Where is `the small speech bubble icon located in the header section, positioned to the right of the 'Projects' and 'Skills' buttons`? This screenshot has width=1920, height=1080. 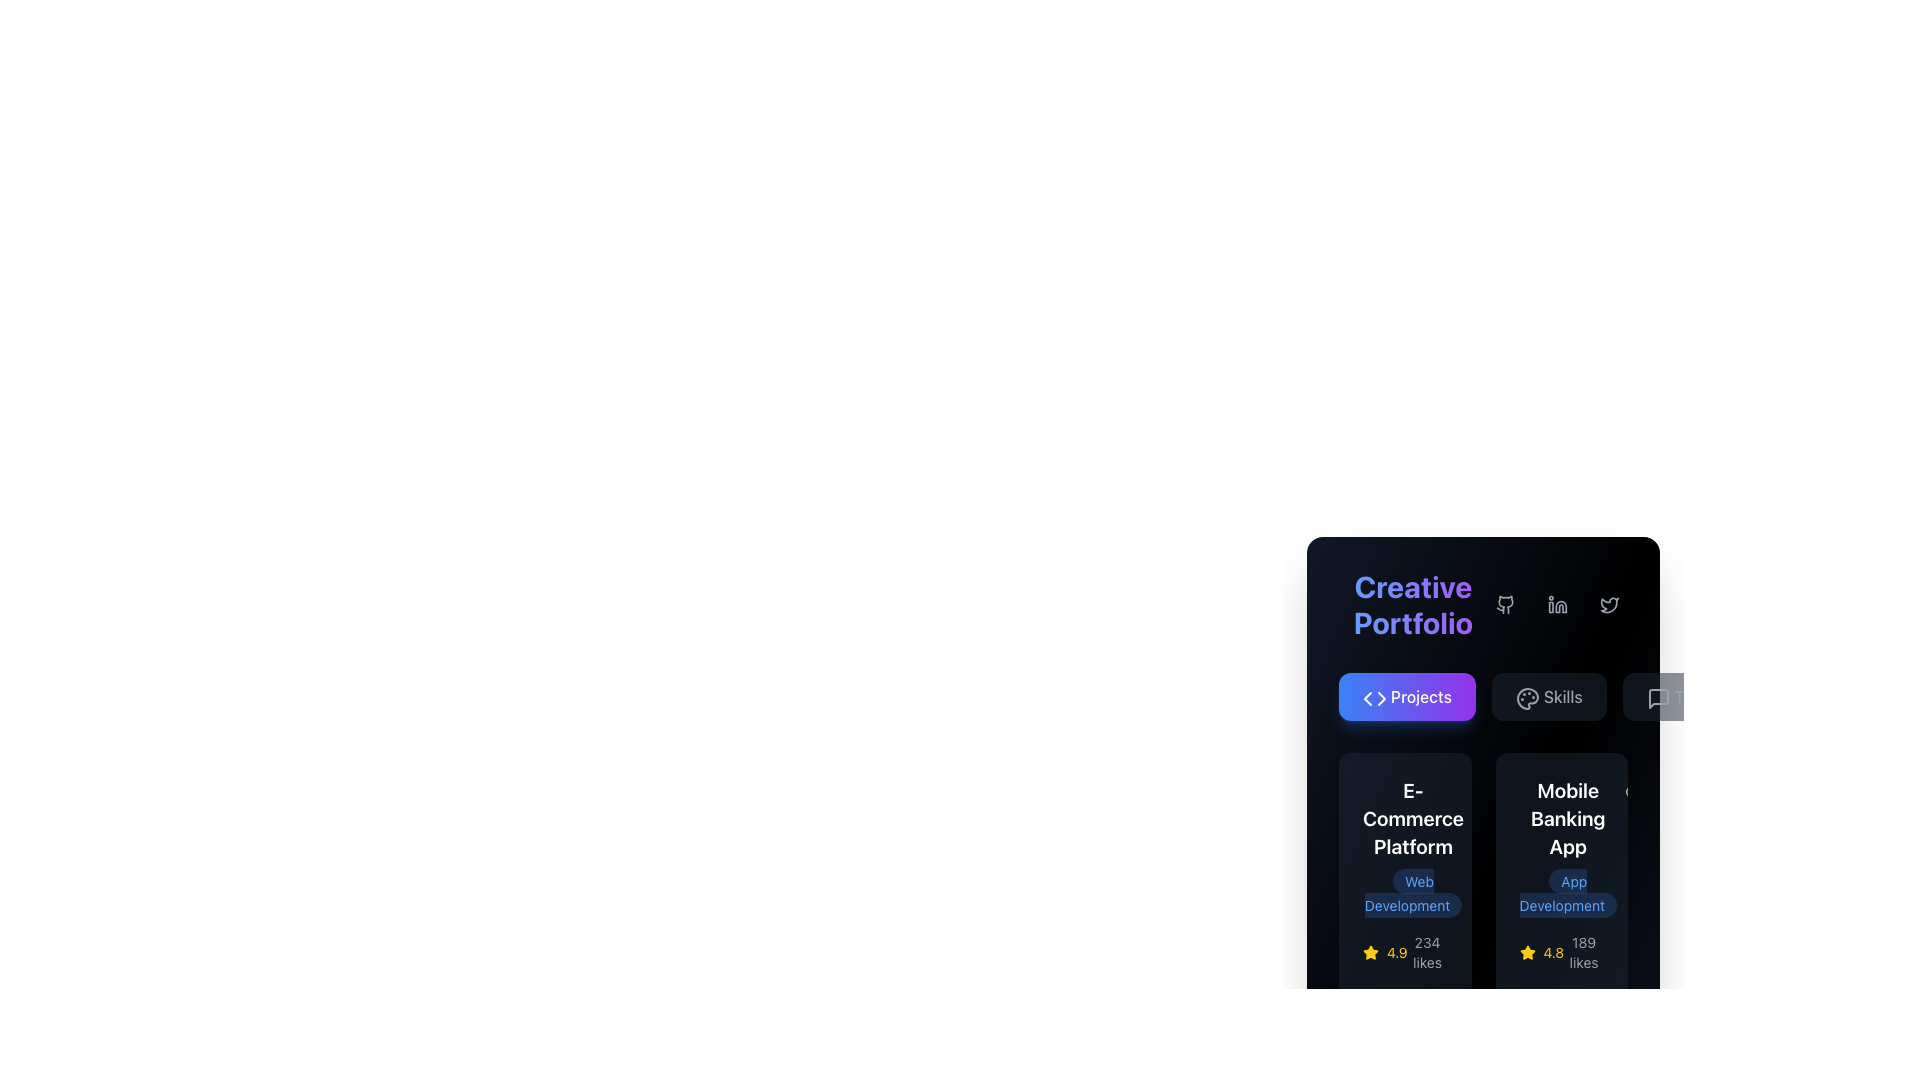
the small speech bubble icon located in the header section, positioned to the right of the 'Projects' and 'Skills' buttons is located at coordinates (1658, 697).